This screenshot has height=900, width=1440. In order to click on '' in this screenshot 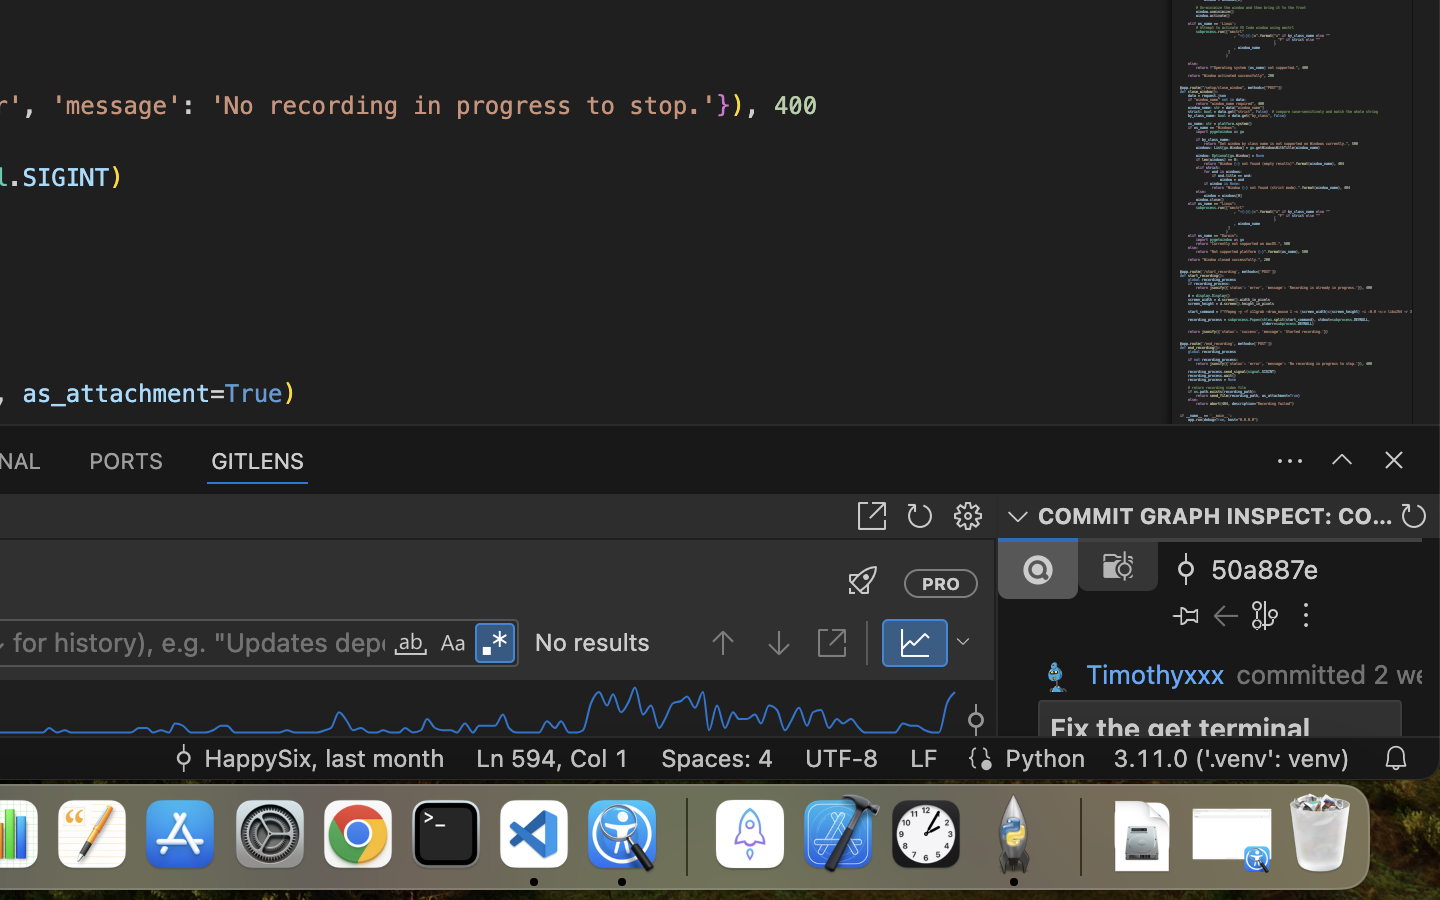, I will do `click(1394, 458)`.